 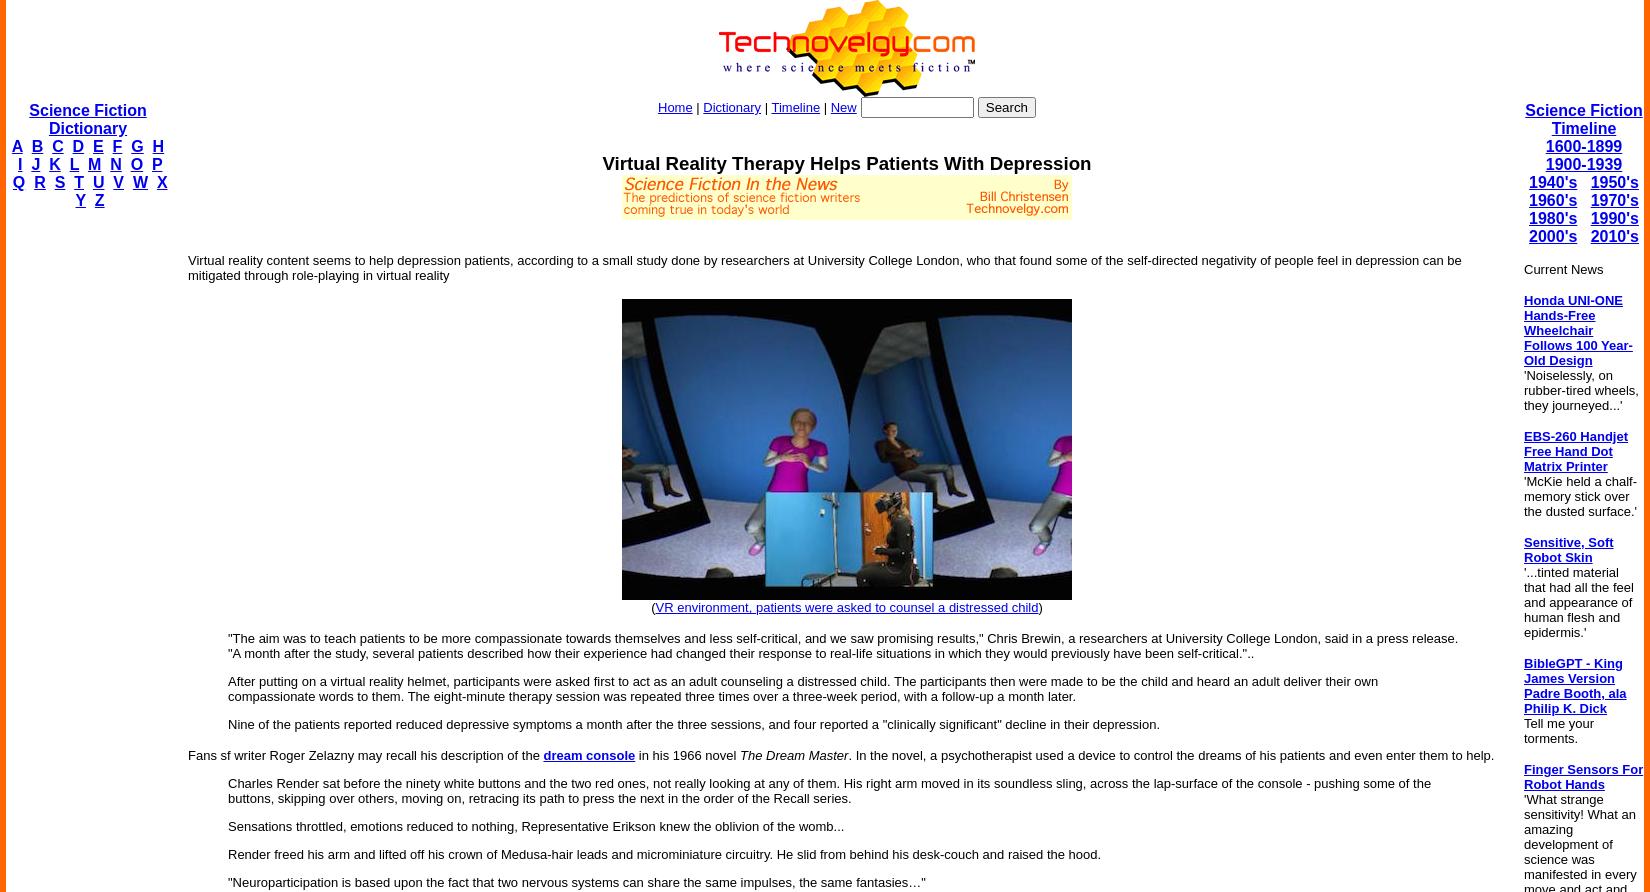 I want to click on '"The aim was to teach patients to be more compassionate towards themselves and less self-critical, and we saw promising results," Chris Brewin, a researchers at University College London, said in a press release. "A month after the study, several patients described how their experience had changed their response to real-life situations in which they would previously have been self-critical."..', so click(x=842, y=644).